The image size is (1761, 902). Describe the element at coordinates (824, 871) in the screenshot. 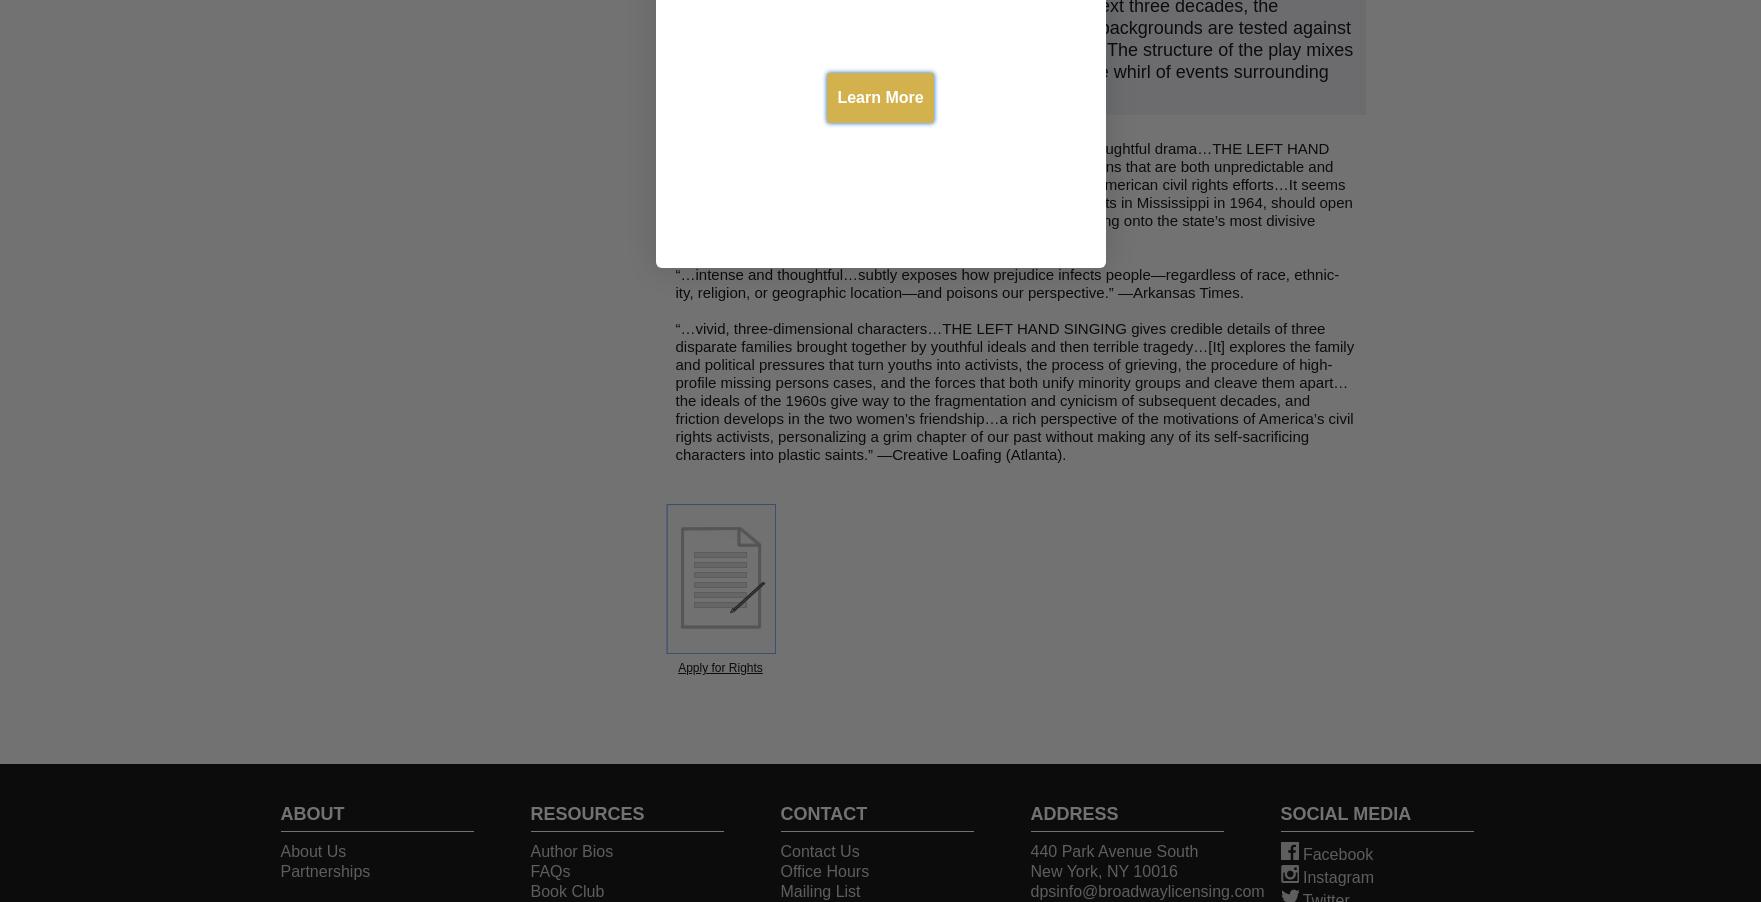

I see `'Office Hours'` at that location.